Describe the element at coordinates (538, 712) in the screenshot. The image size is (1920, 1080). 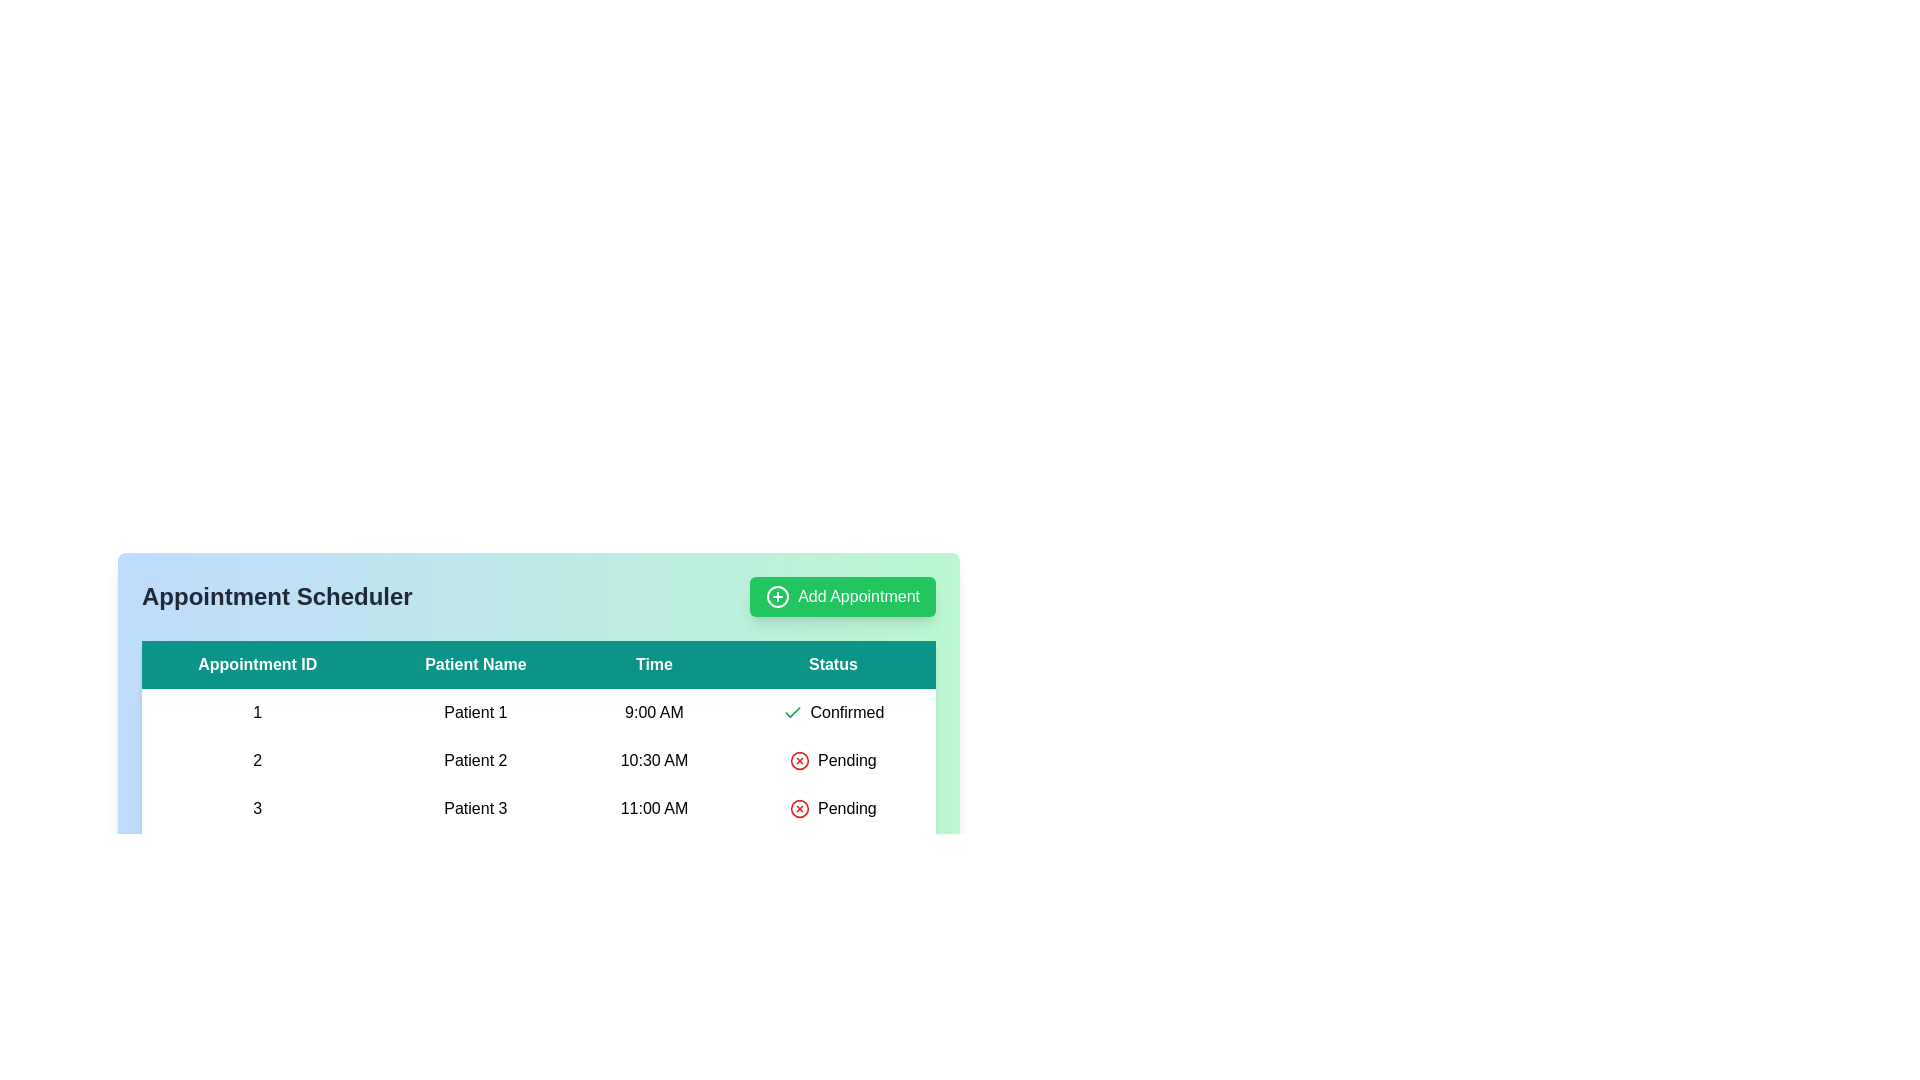
I see `the row corresponding to 1 to highlight it` at that location.